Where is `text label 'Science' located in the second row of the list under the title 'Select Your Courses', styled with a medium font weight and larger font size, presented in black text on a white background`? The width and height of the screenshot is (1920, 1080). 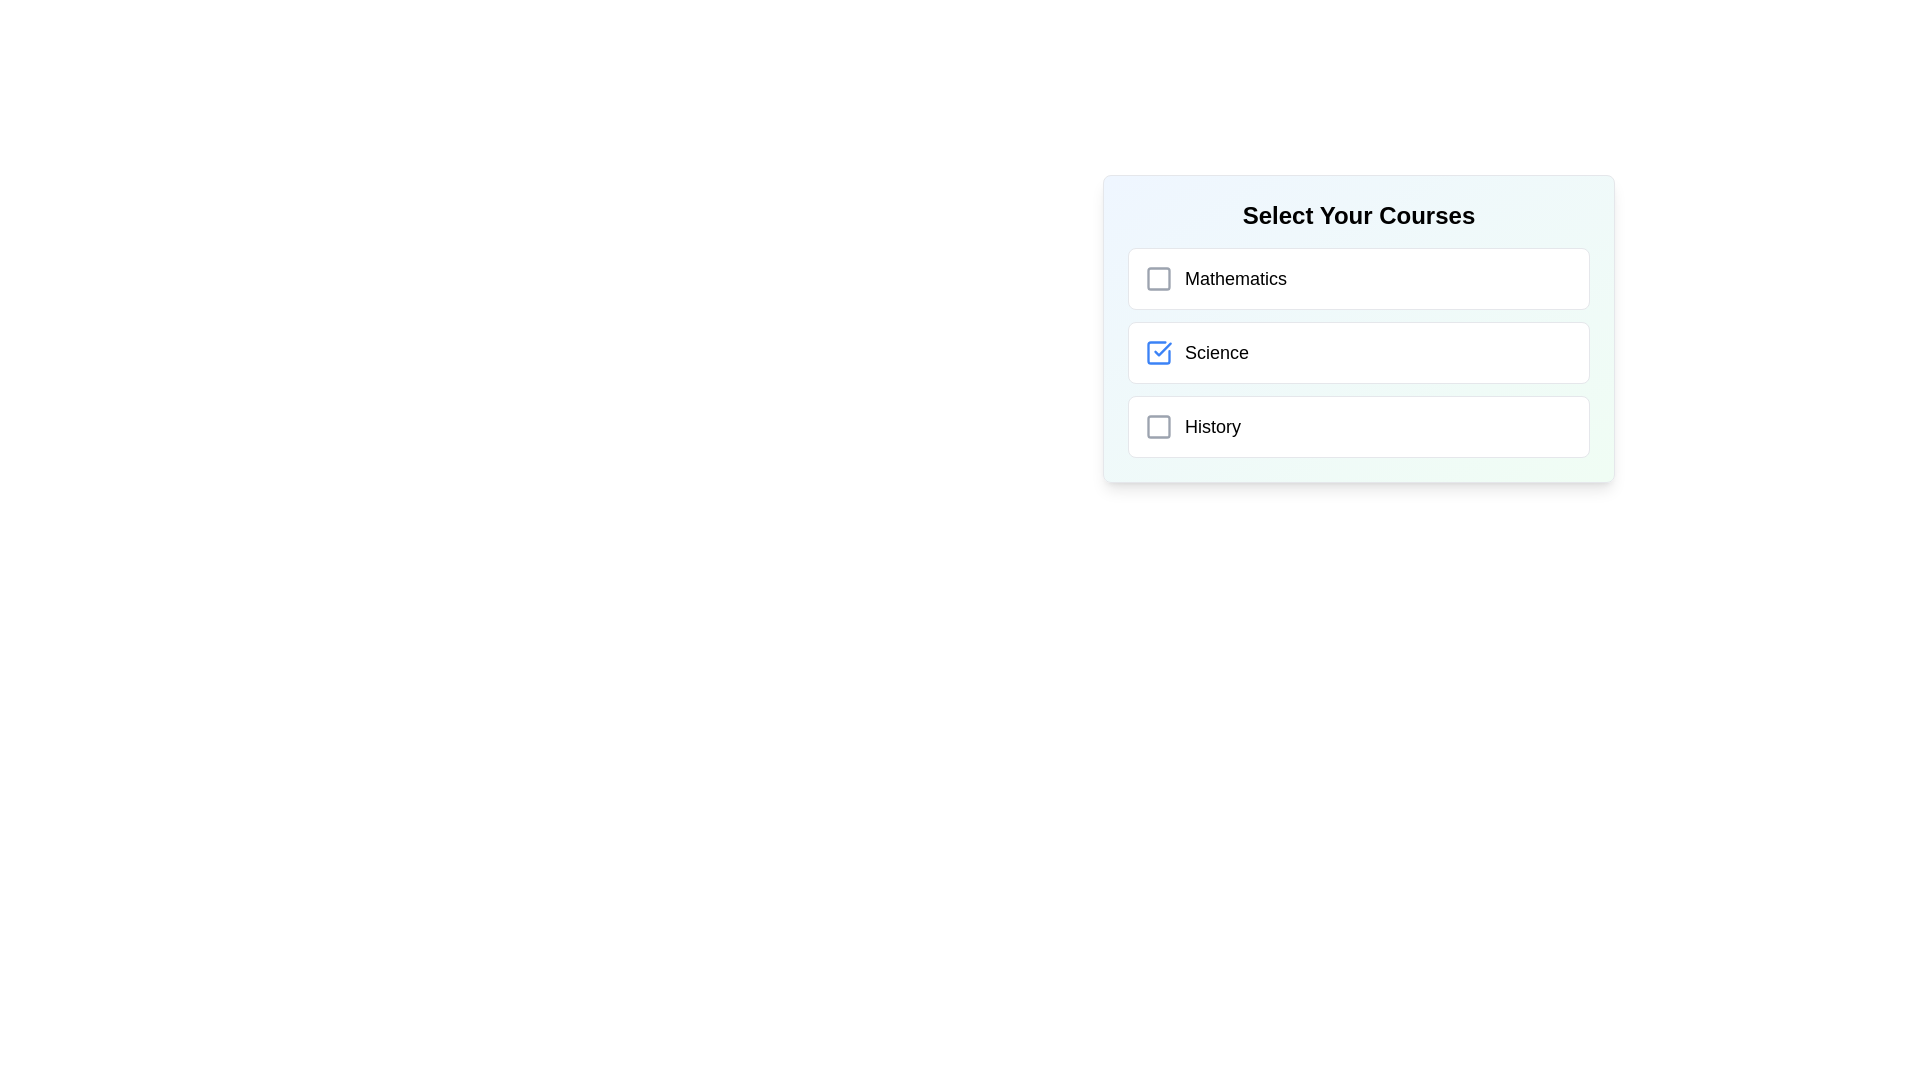
text label 'Science' located in the second row of the list under the title 'Select Your Courses', styled with a medium font weight and larger font size, presented in black text on a white background is located at coordinates (1216, 352).